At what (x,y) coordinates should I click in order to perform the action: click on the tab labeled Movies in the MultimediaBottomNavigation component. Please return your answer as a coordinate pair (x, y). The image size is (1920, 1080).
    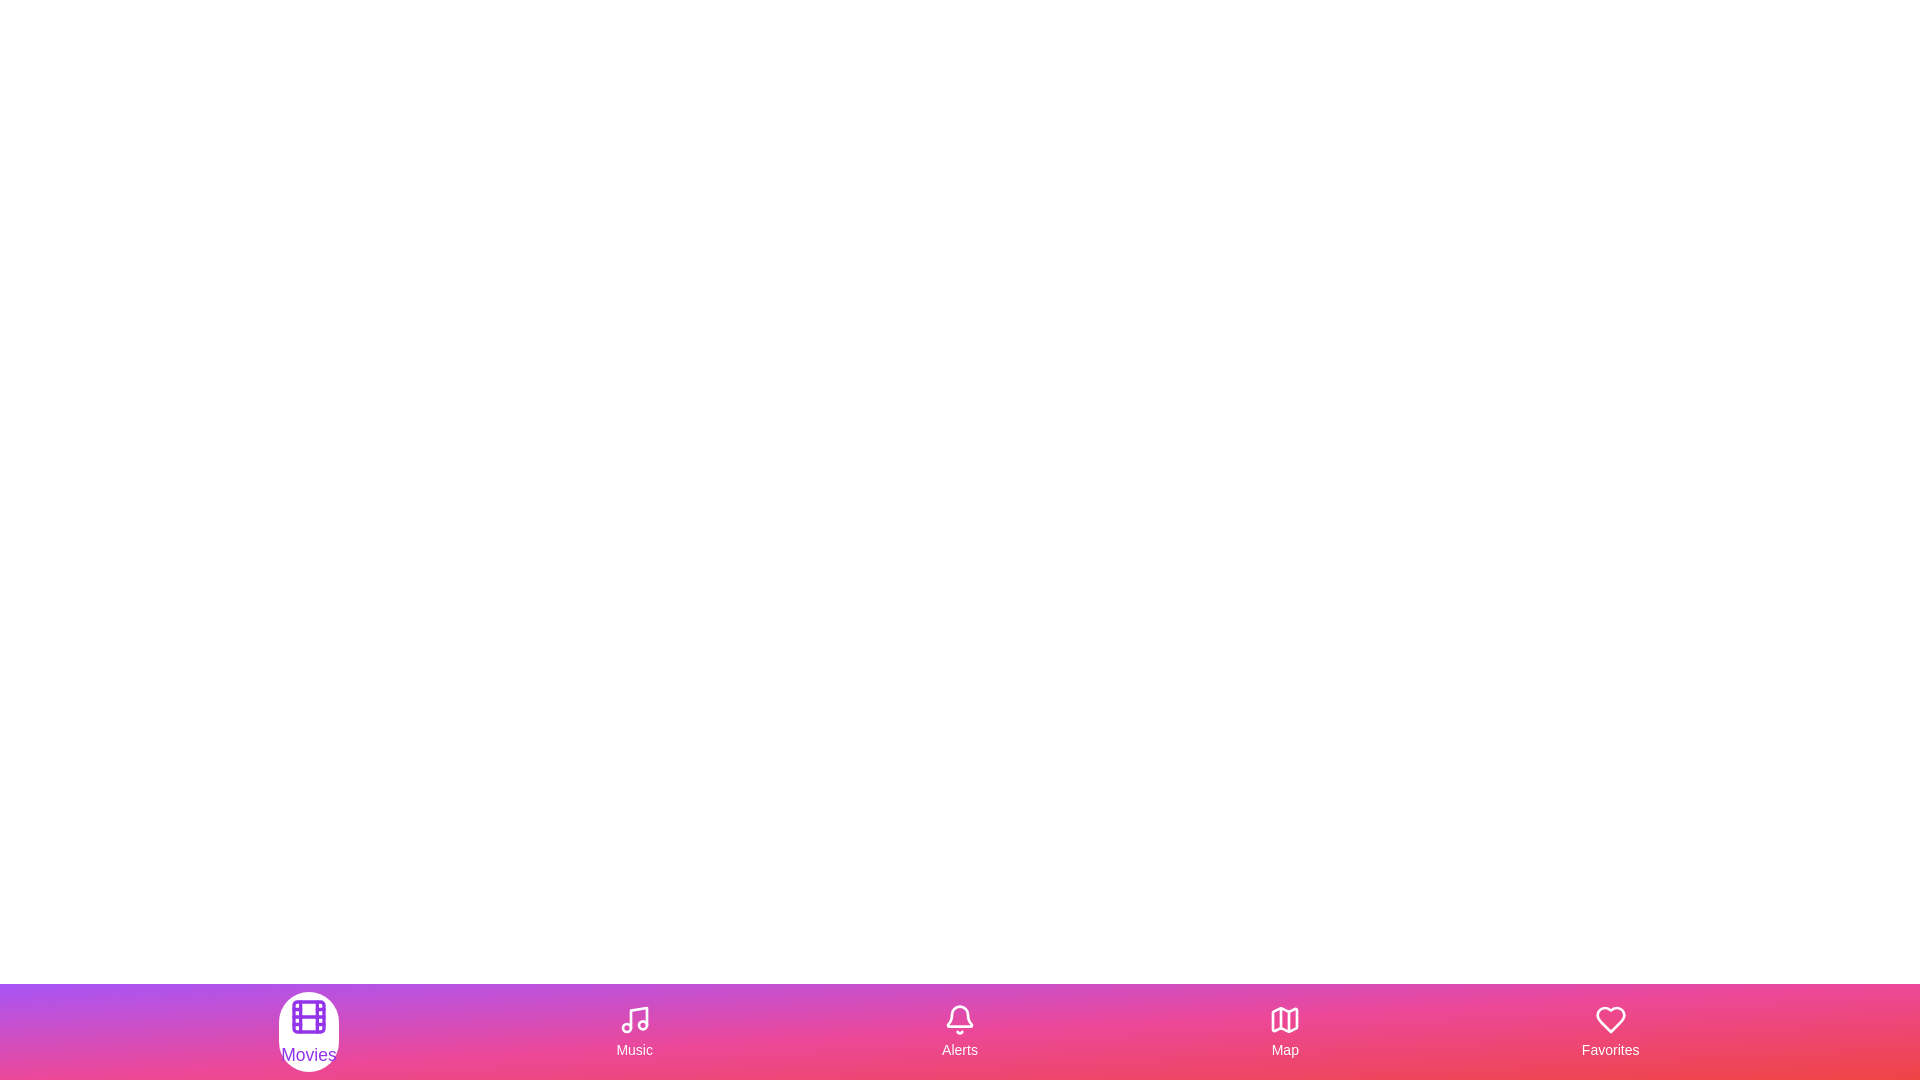
    Looking at the image, I should click on (308, 1032).